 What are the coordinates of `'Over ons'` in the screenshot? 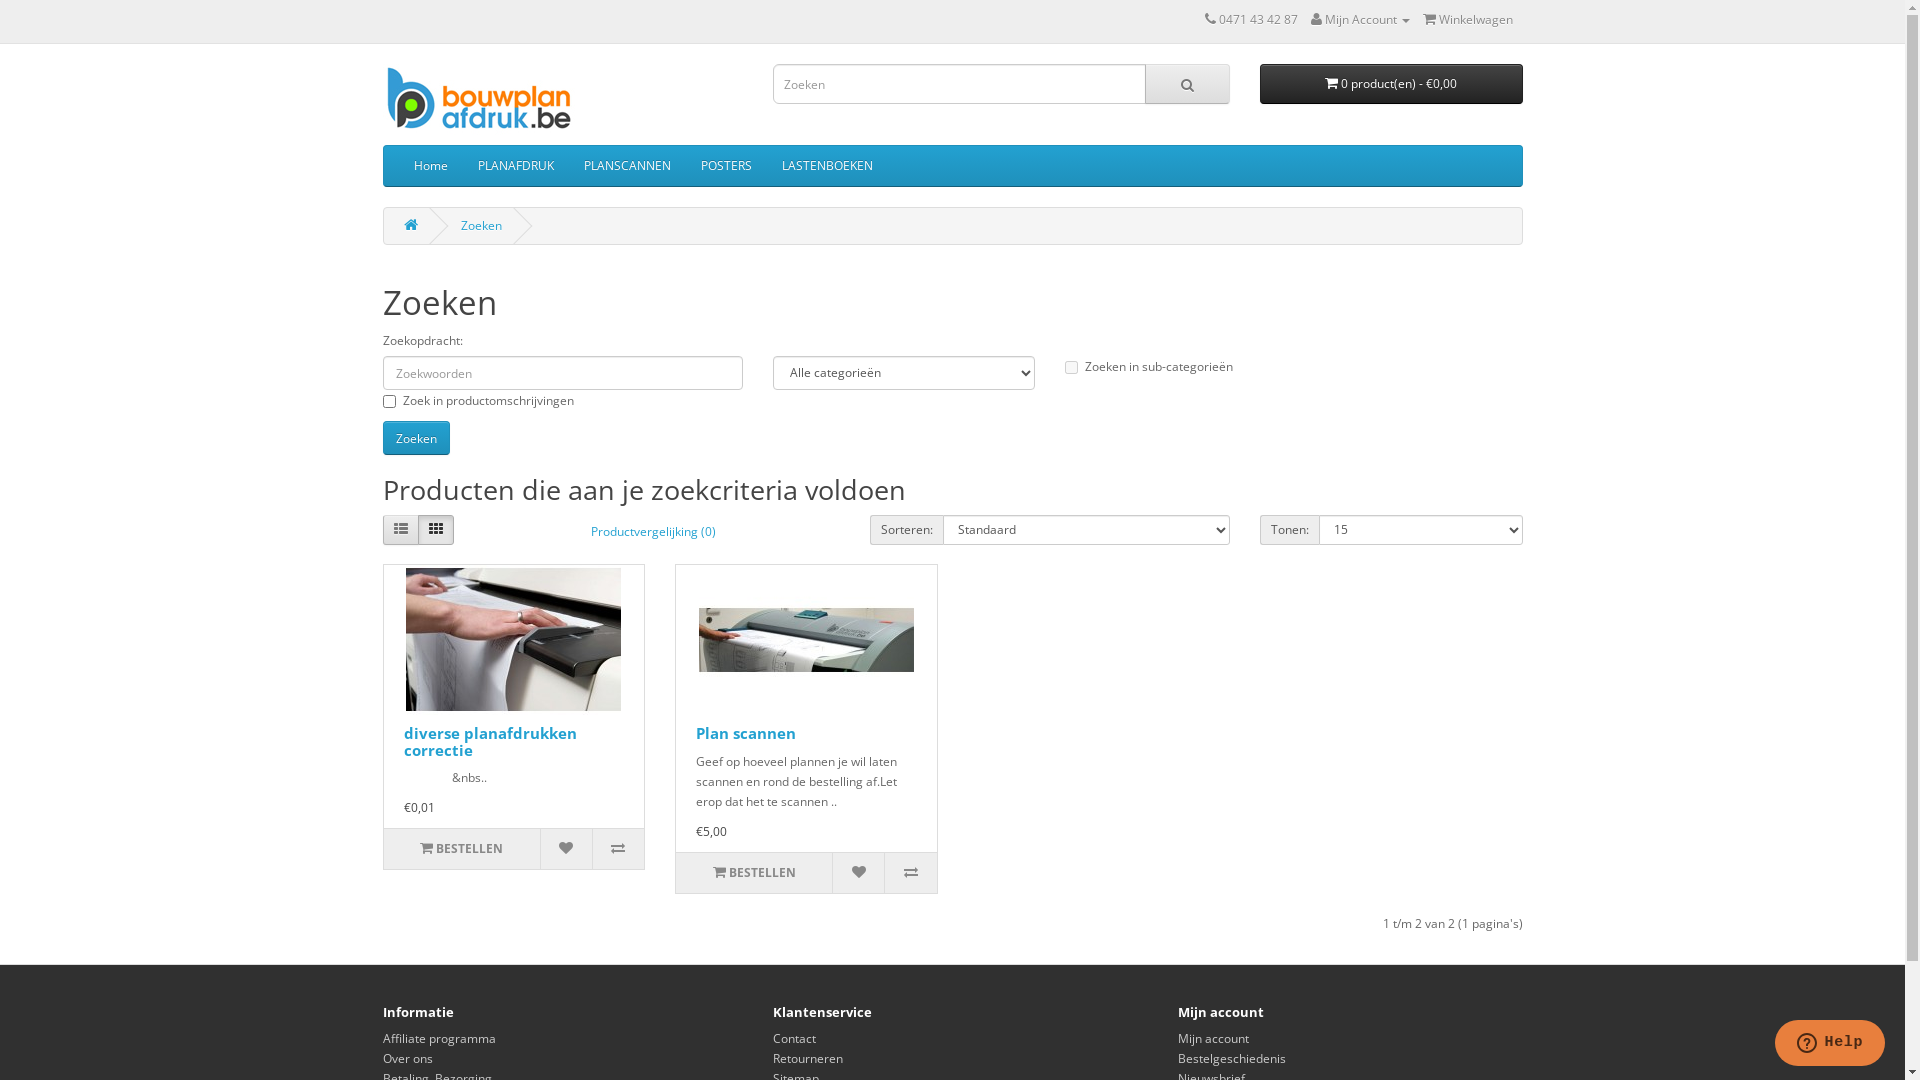 It's located at (406, 1057).